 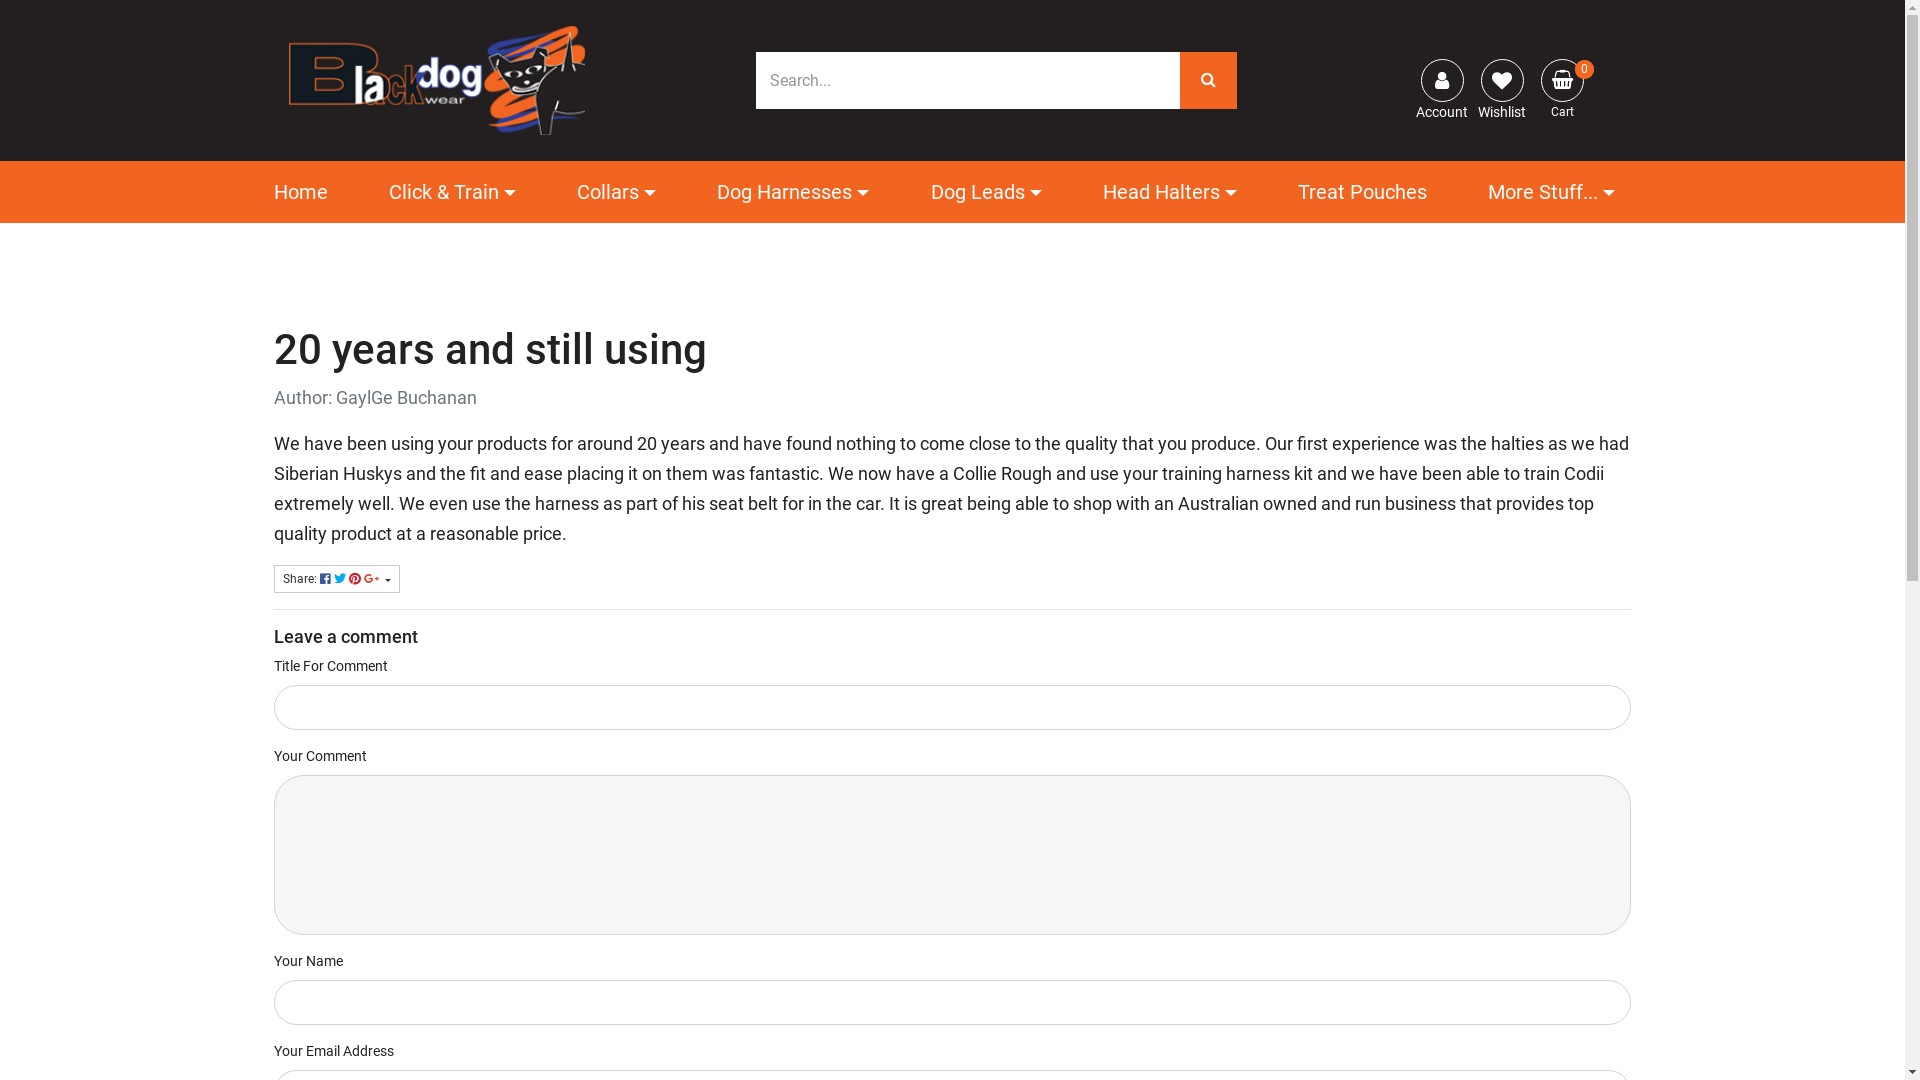 What do you see at coordinates (1170, 192) in the screenshot?
I see `'Head Halters'` at bounding box center [1170, 192].